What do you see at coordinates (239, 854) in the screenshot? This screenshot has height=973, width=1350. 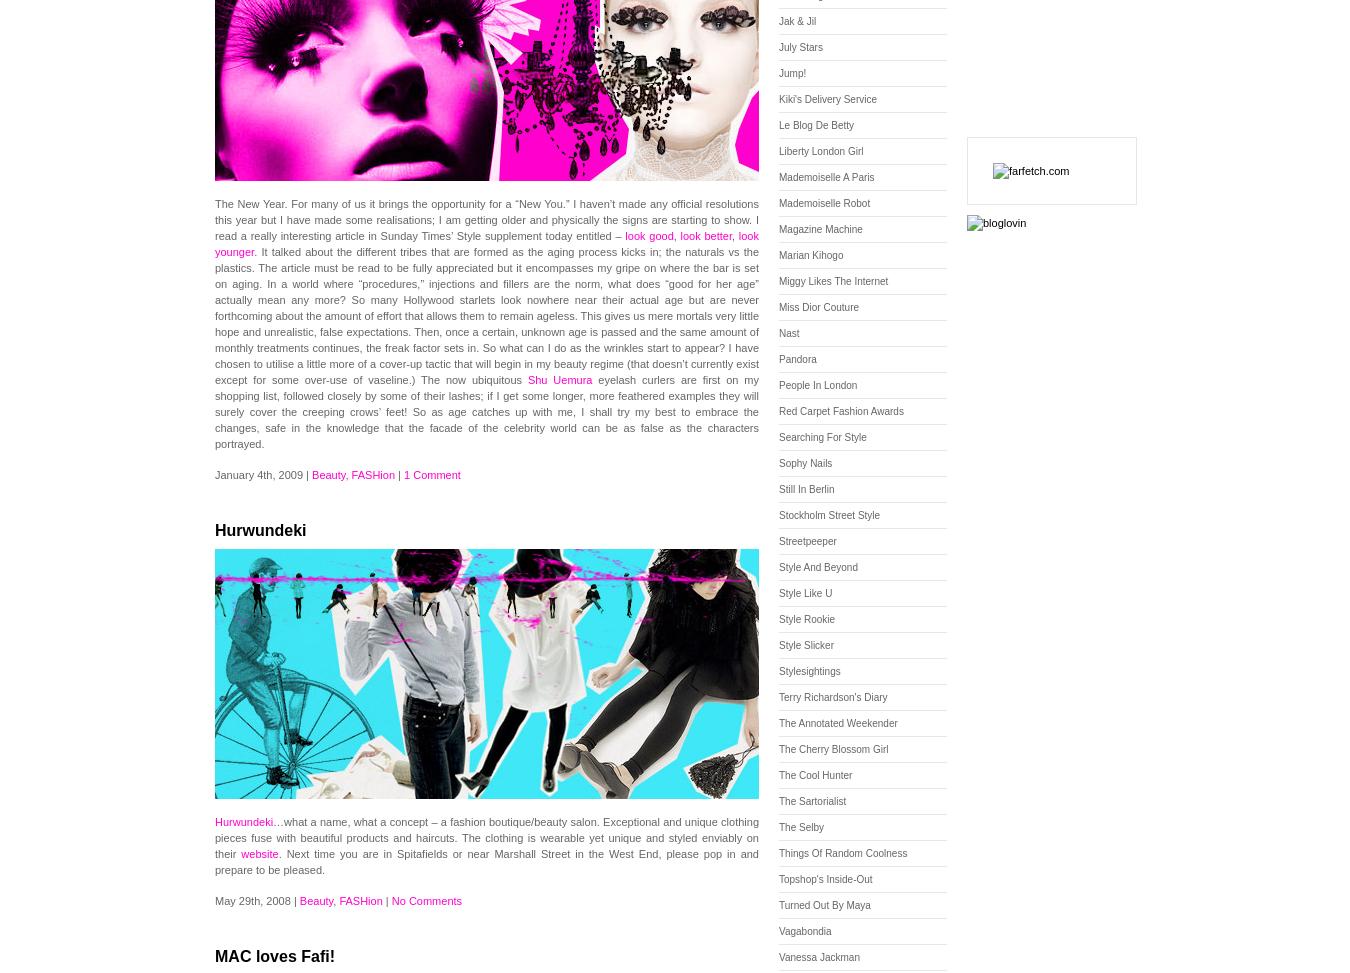 I see `'website'` at bounding box center [239, 854].